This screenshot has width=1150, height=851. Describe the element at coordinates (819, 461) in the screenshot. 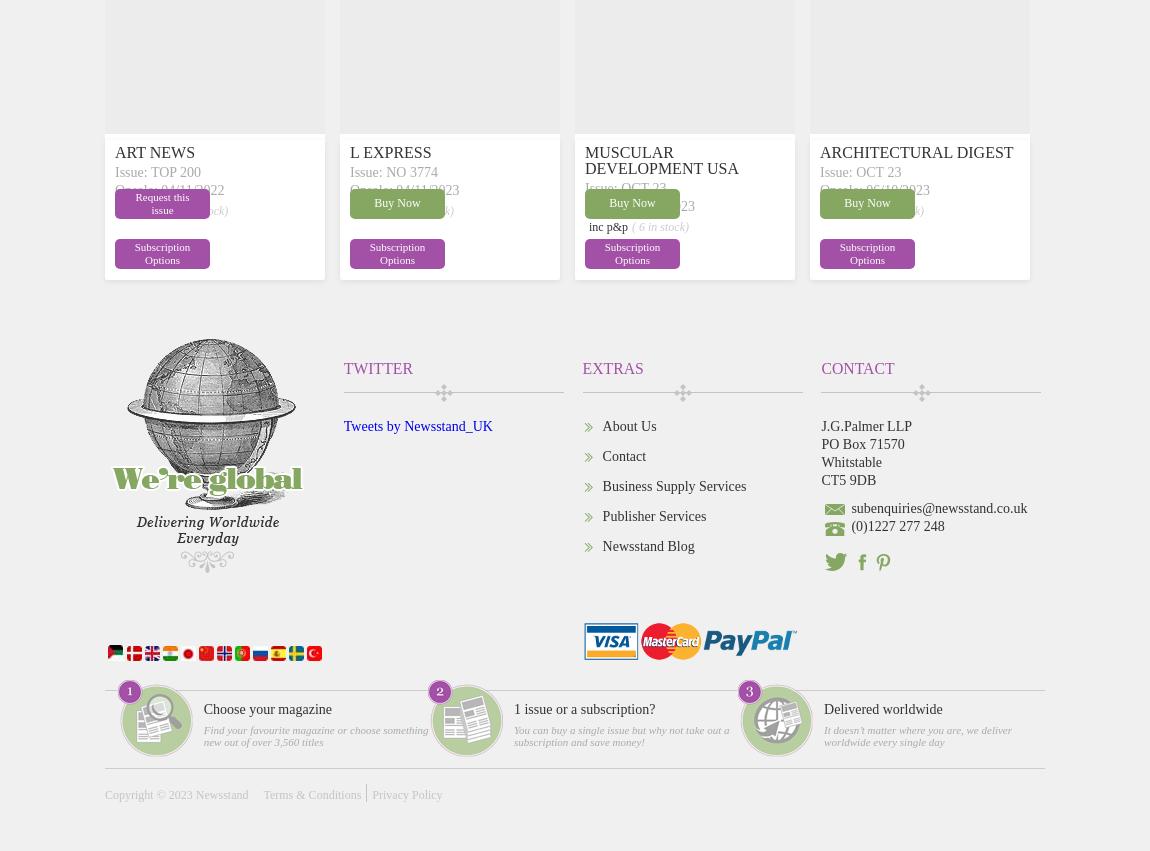

I see `'Whitstable'` at that location.